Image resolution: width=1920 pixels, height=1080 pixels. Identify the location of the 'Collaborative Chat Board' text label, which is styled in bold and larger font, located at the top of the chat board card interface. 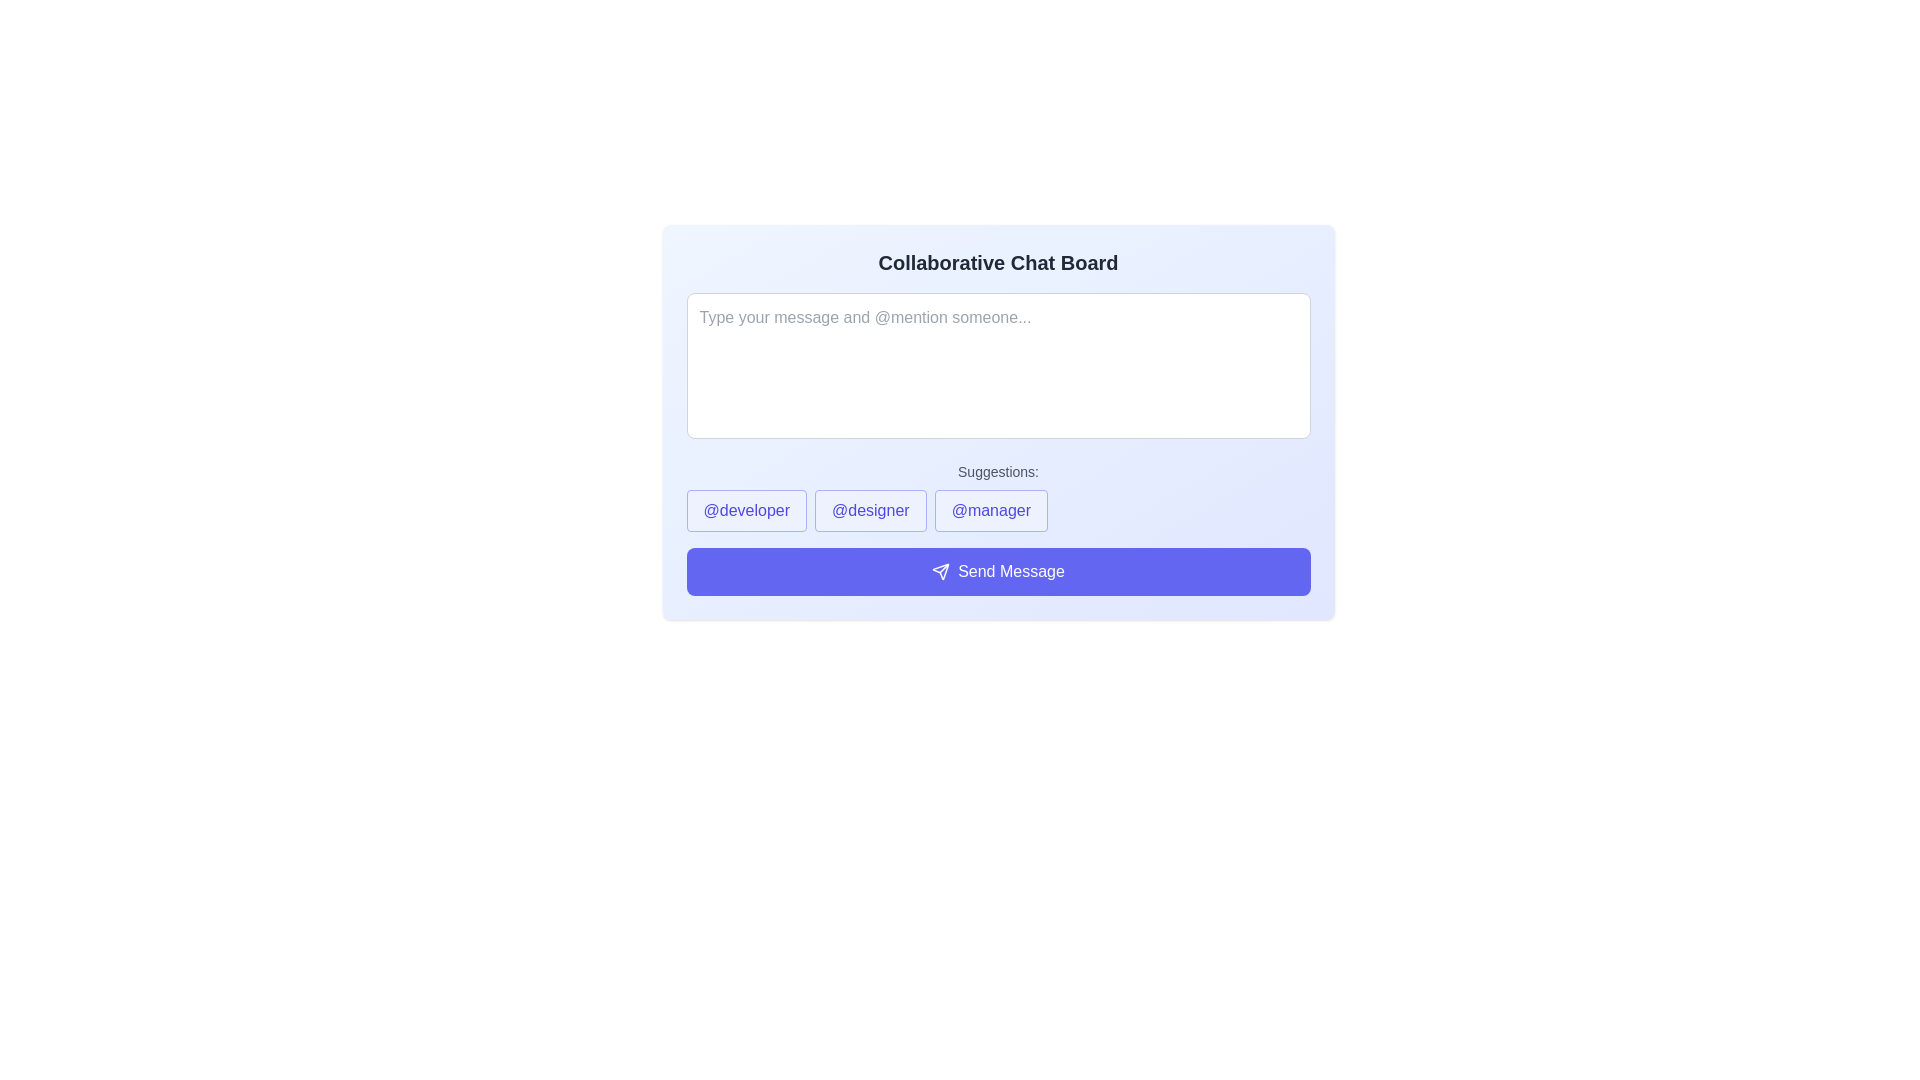
(998, 261).